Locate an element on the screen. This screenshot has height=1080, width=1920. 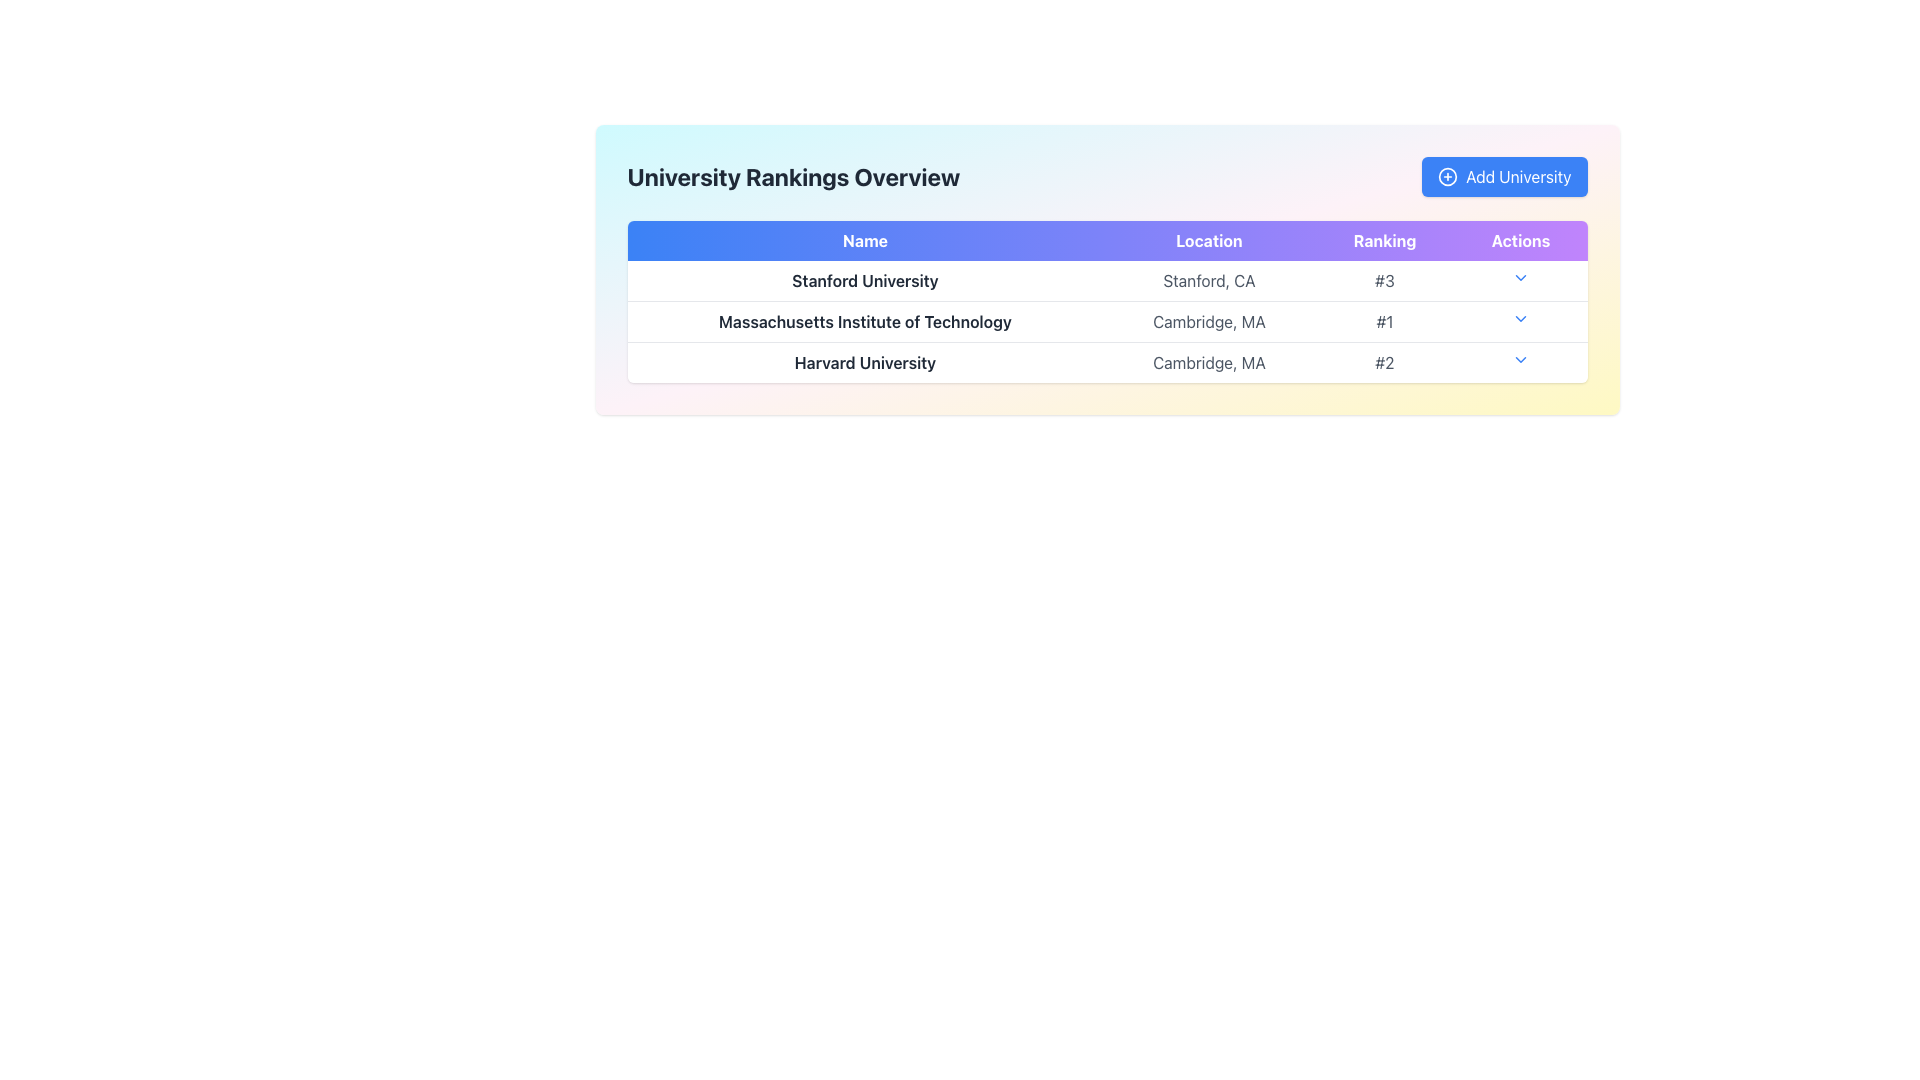
the button to add a university, located to the right of 'University Rankings Overview', to change its color is located at coordinates (1504, 176).